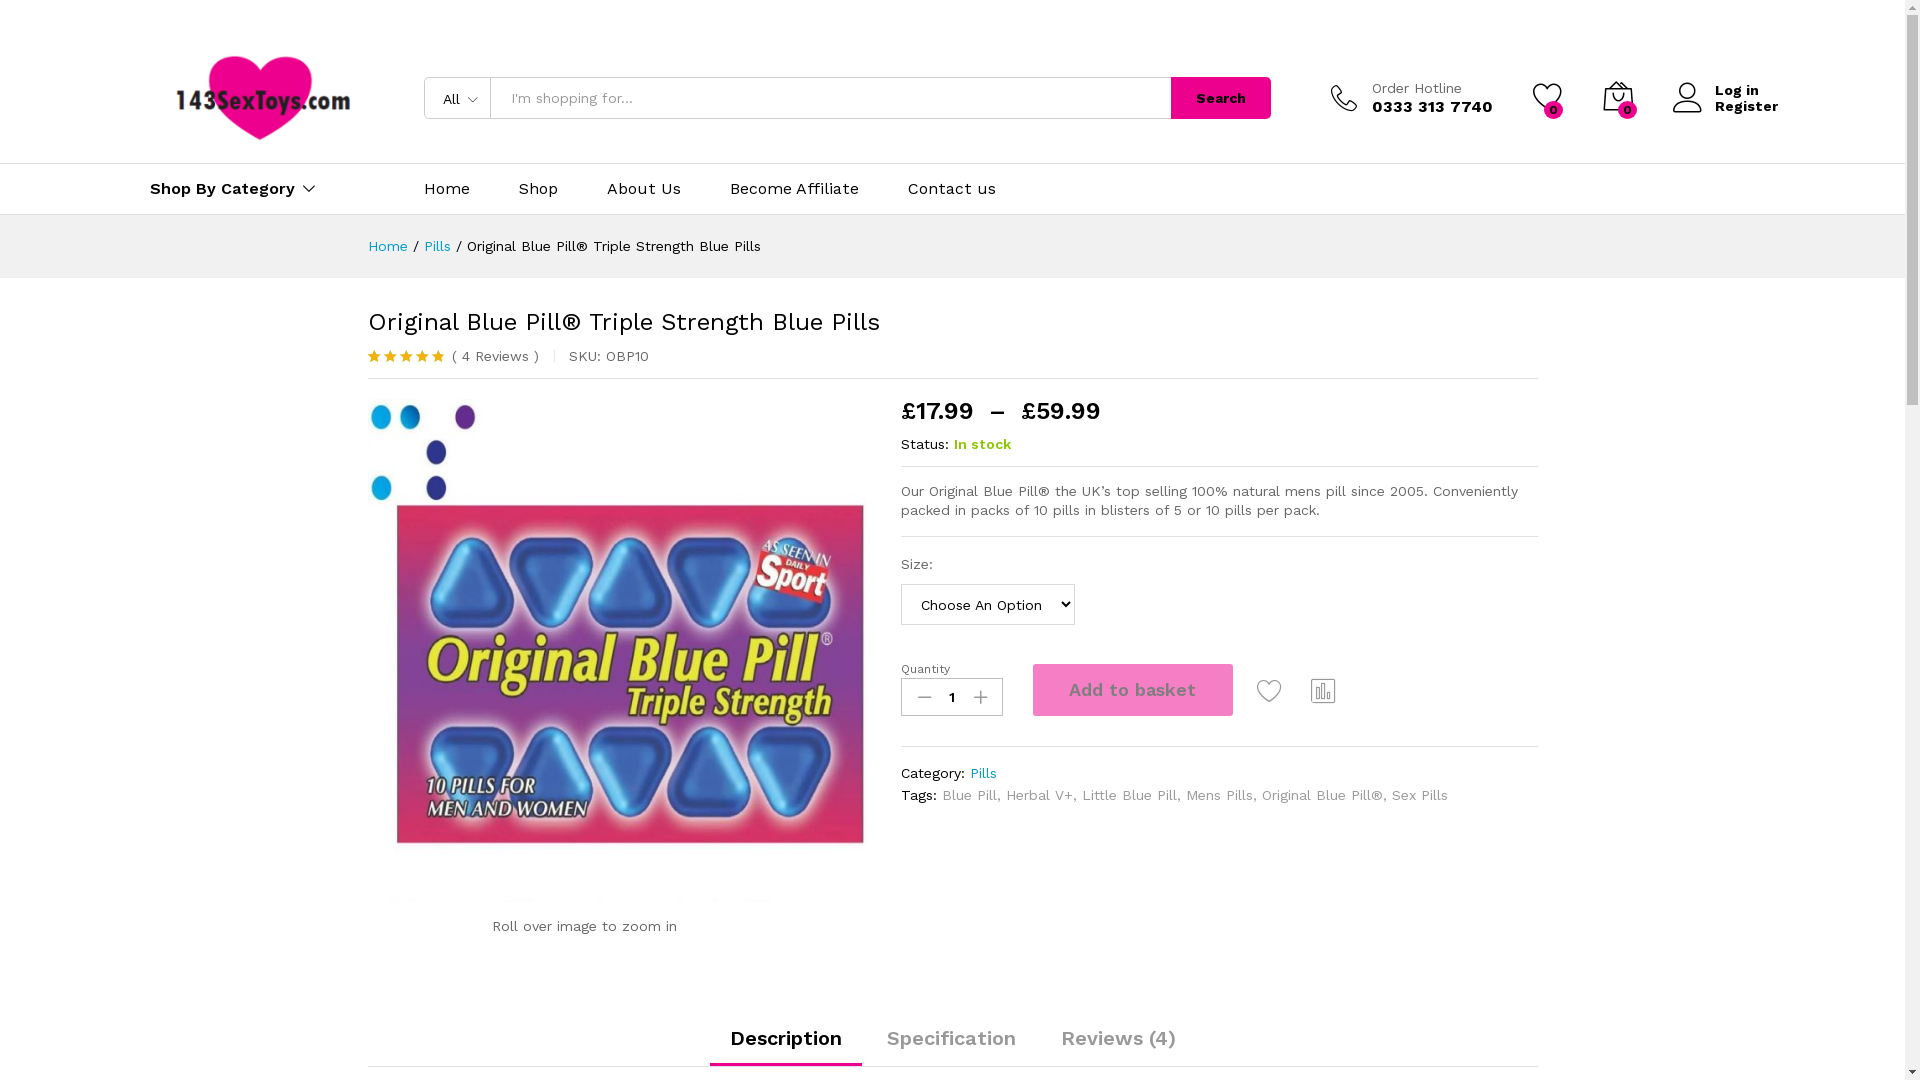  What do you see at coordinates (436, 245) in the screenshot?
I see `'Pills'` at bounding box center [436, 245].